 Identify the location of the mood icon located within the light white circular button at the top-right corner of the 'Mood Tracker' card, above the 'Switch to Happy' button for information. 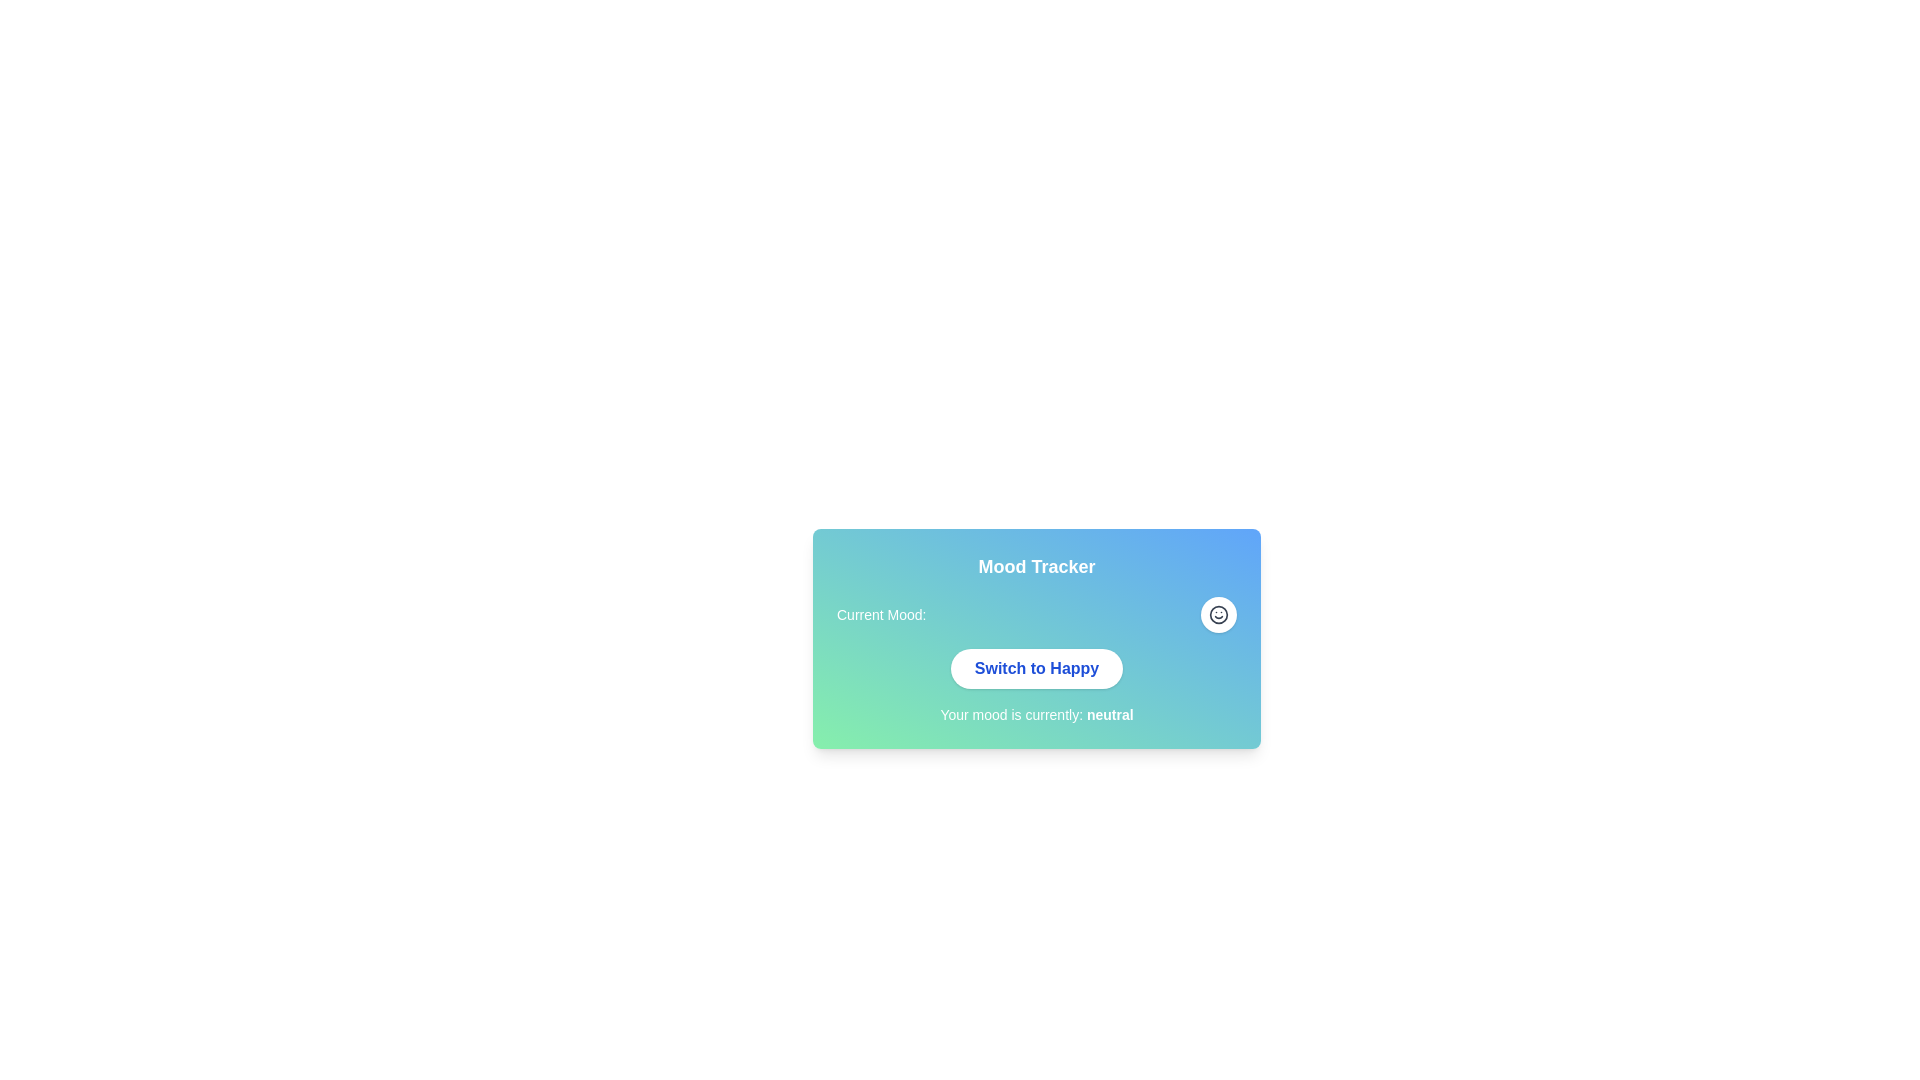
(1218, 613).